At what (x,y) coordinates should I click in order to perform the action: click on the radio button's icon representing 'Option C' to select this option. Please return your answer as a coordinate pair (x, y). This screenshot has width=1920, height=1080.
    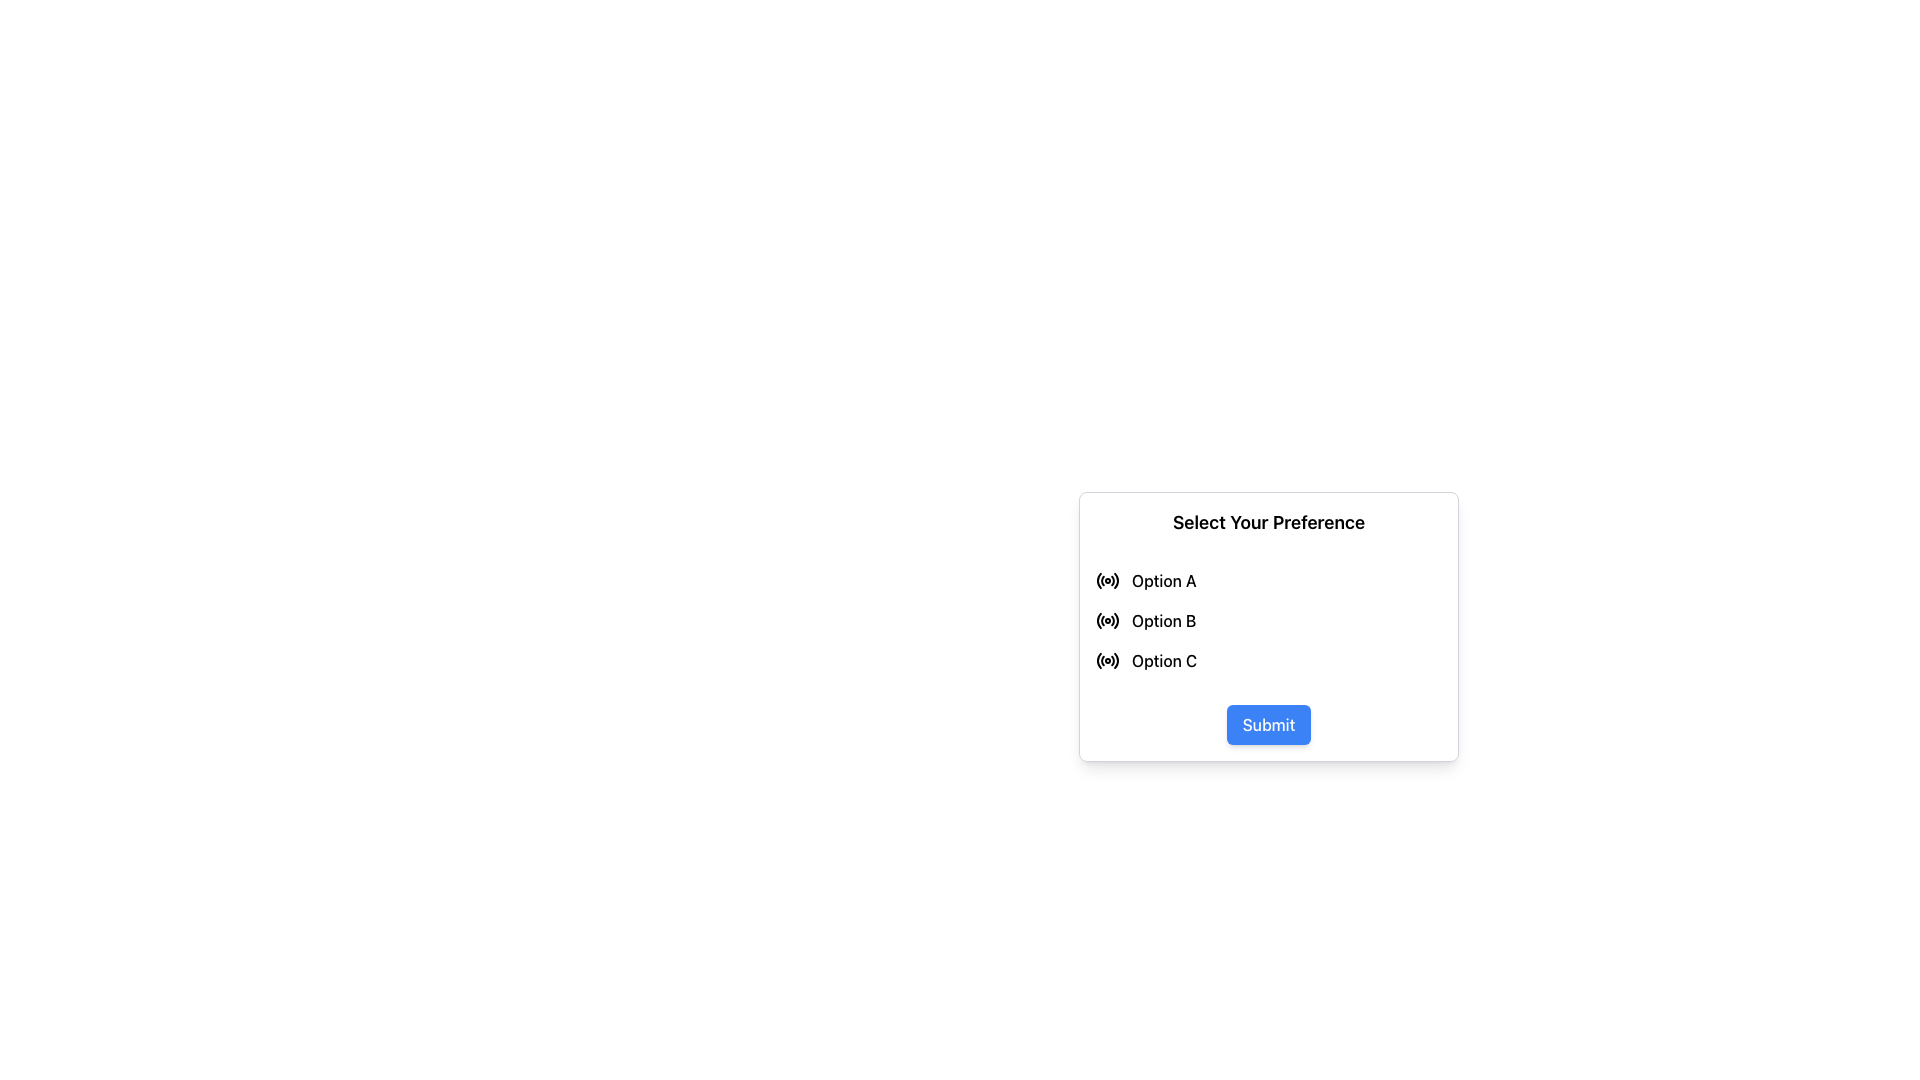
    Looking at the image, I should click on (1115, 660).